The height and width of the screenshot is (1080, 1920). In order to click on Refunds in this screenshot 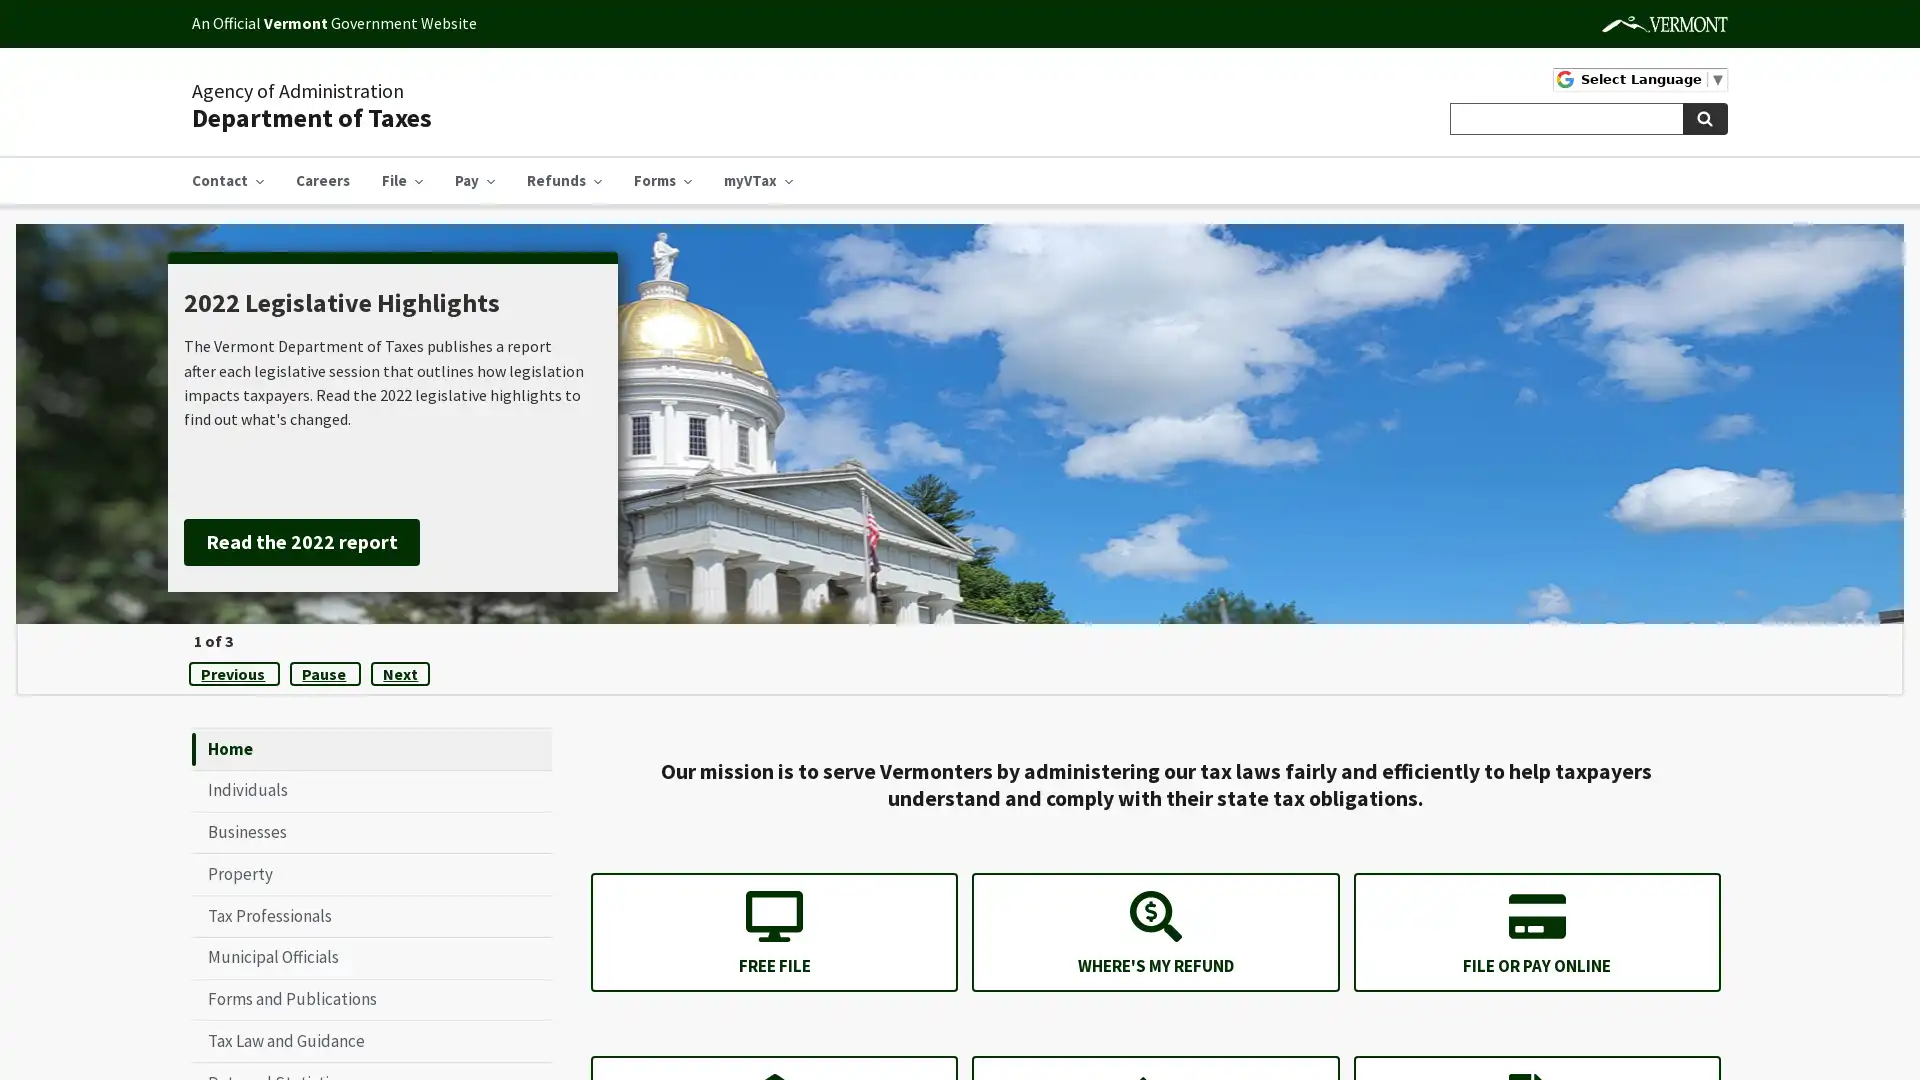, I will do `click(563, 181)`.